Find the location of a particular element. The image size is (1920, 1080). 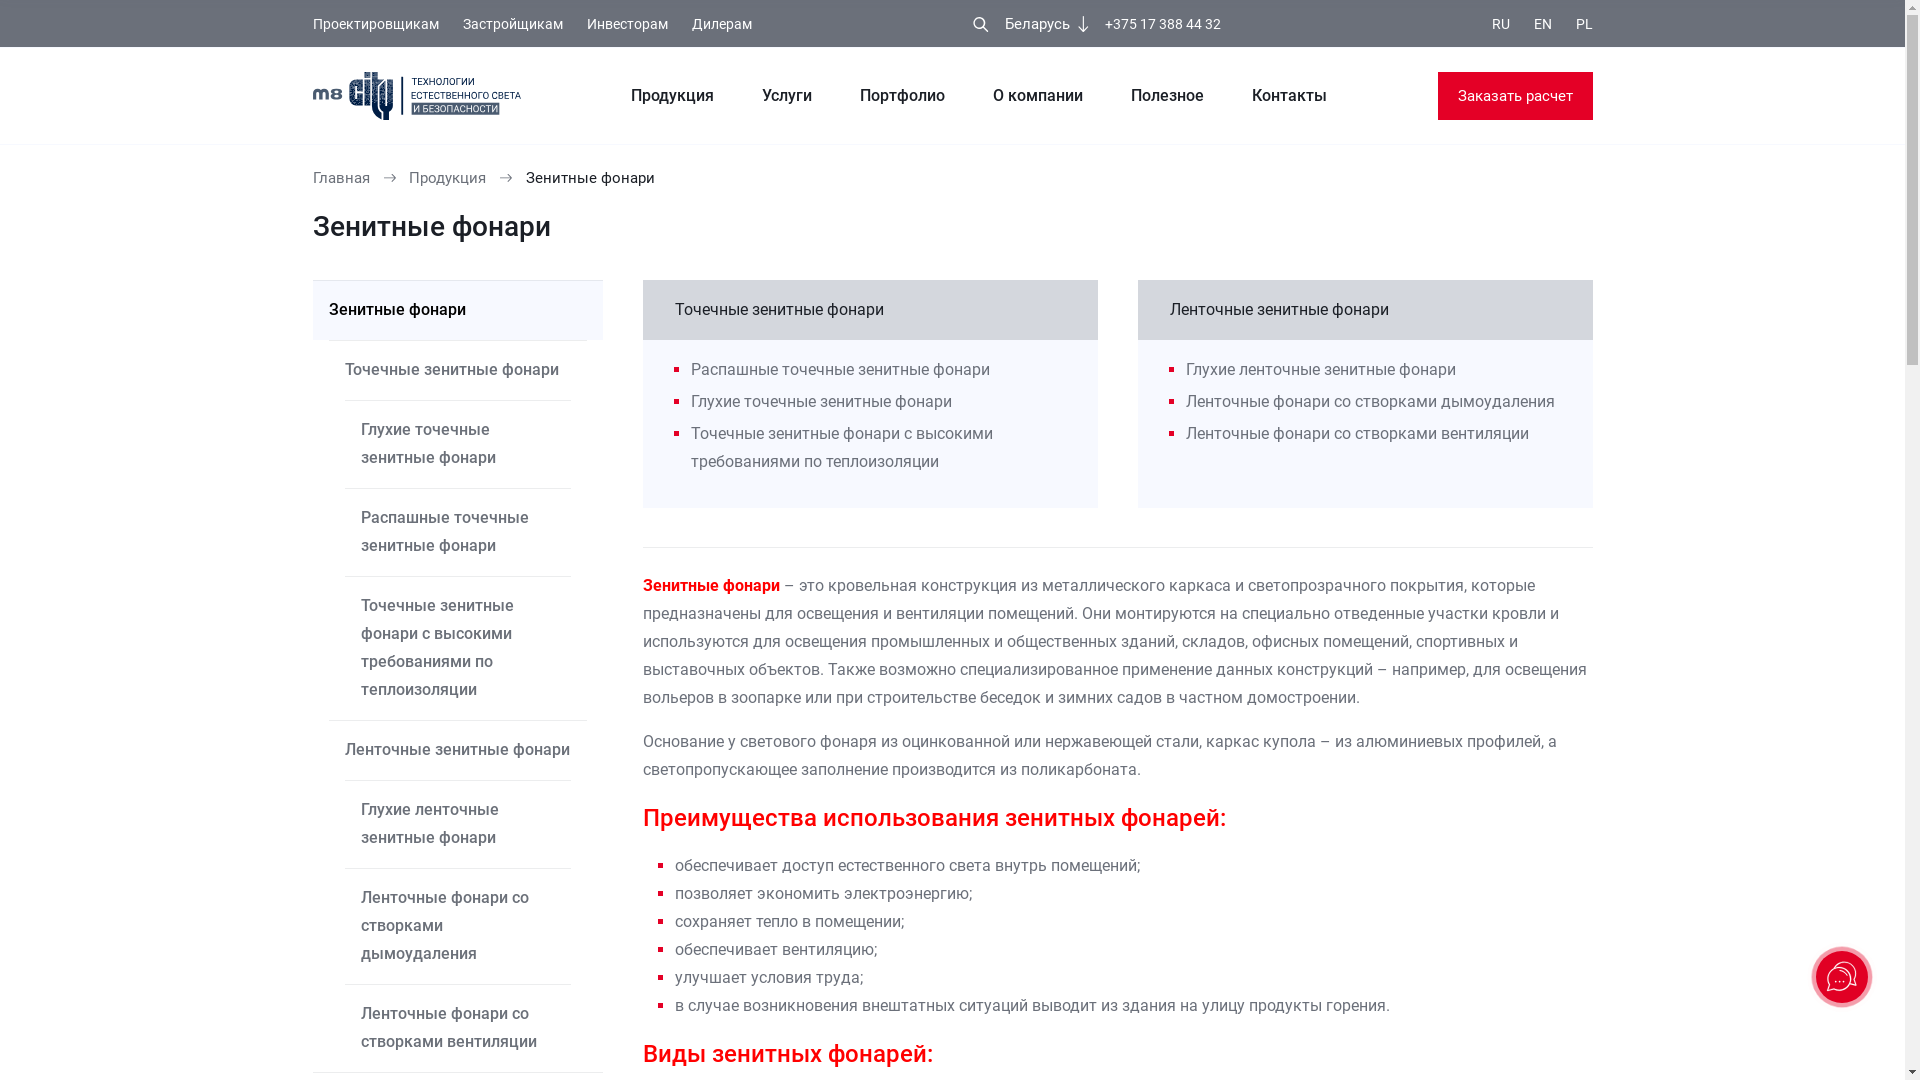

'PL' is located at coordinates (1583, 24).